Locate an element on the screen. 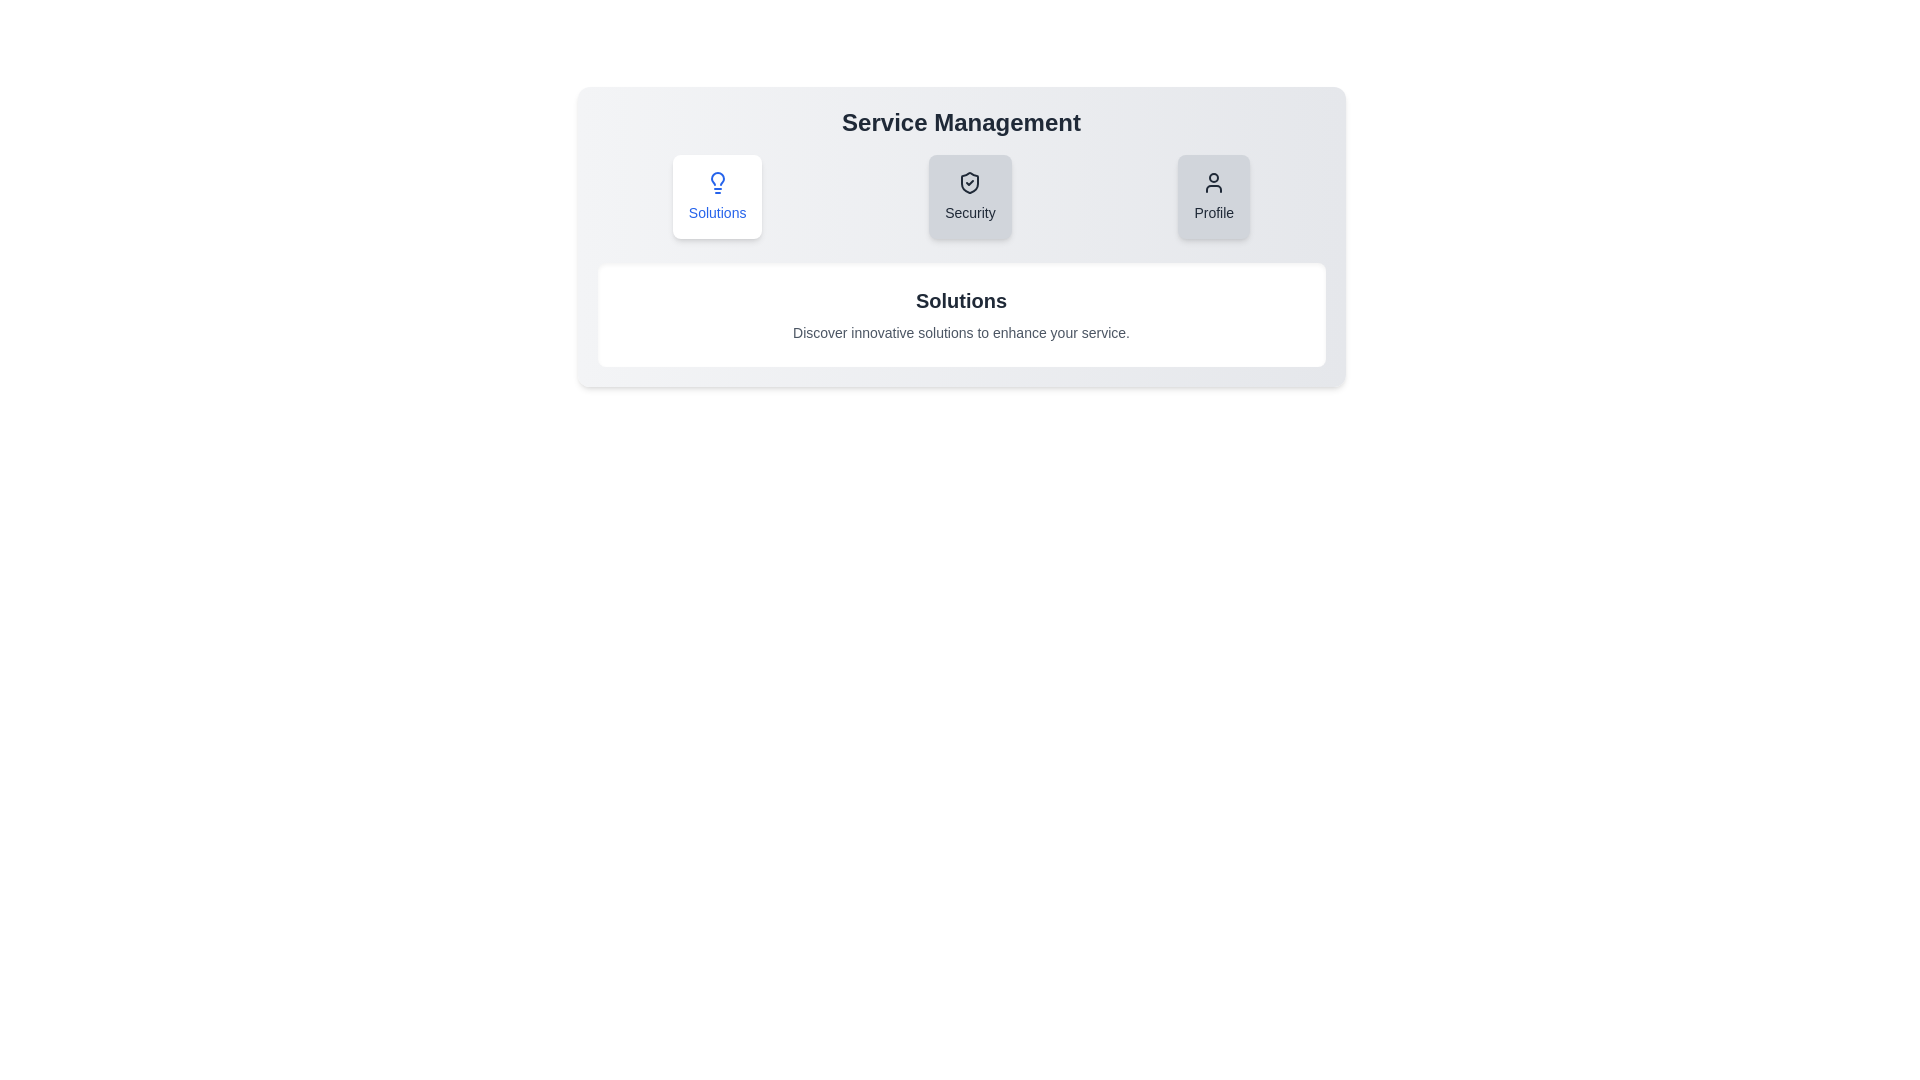  the 'Profile' tab to view its content is located at coordinates (1213, 196).